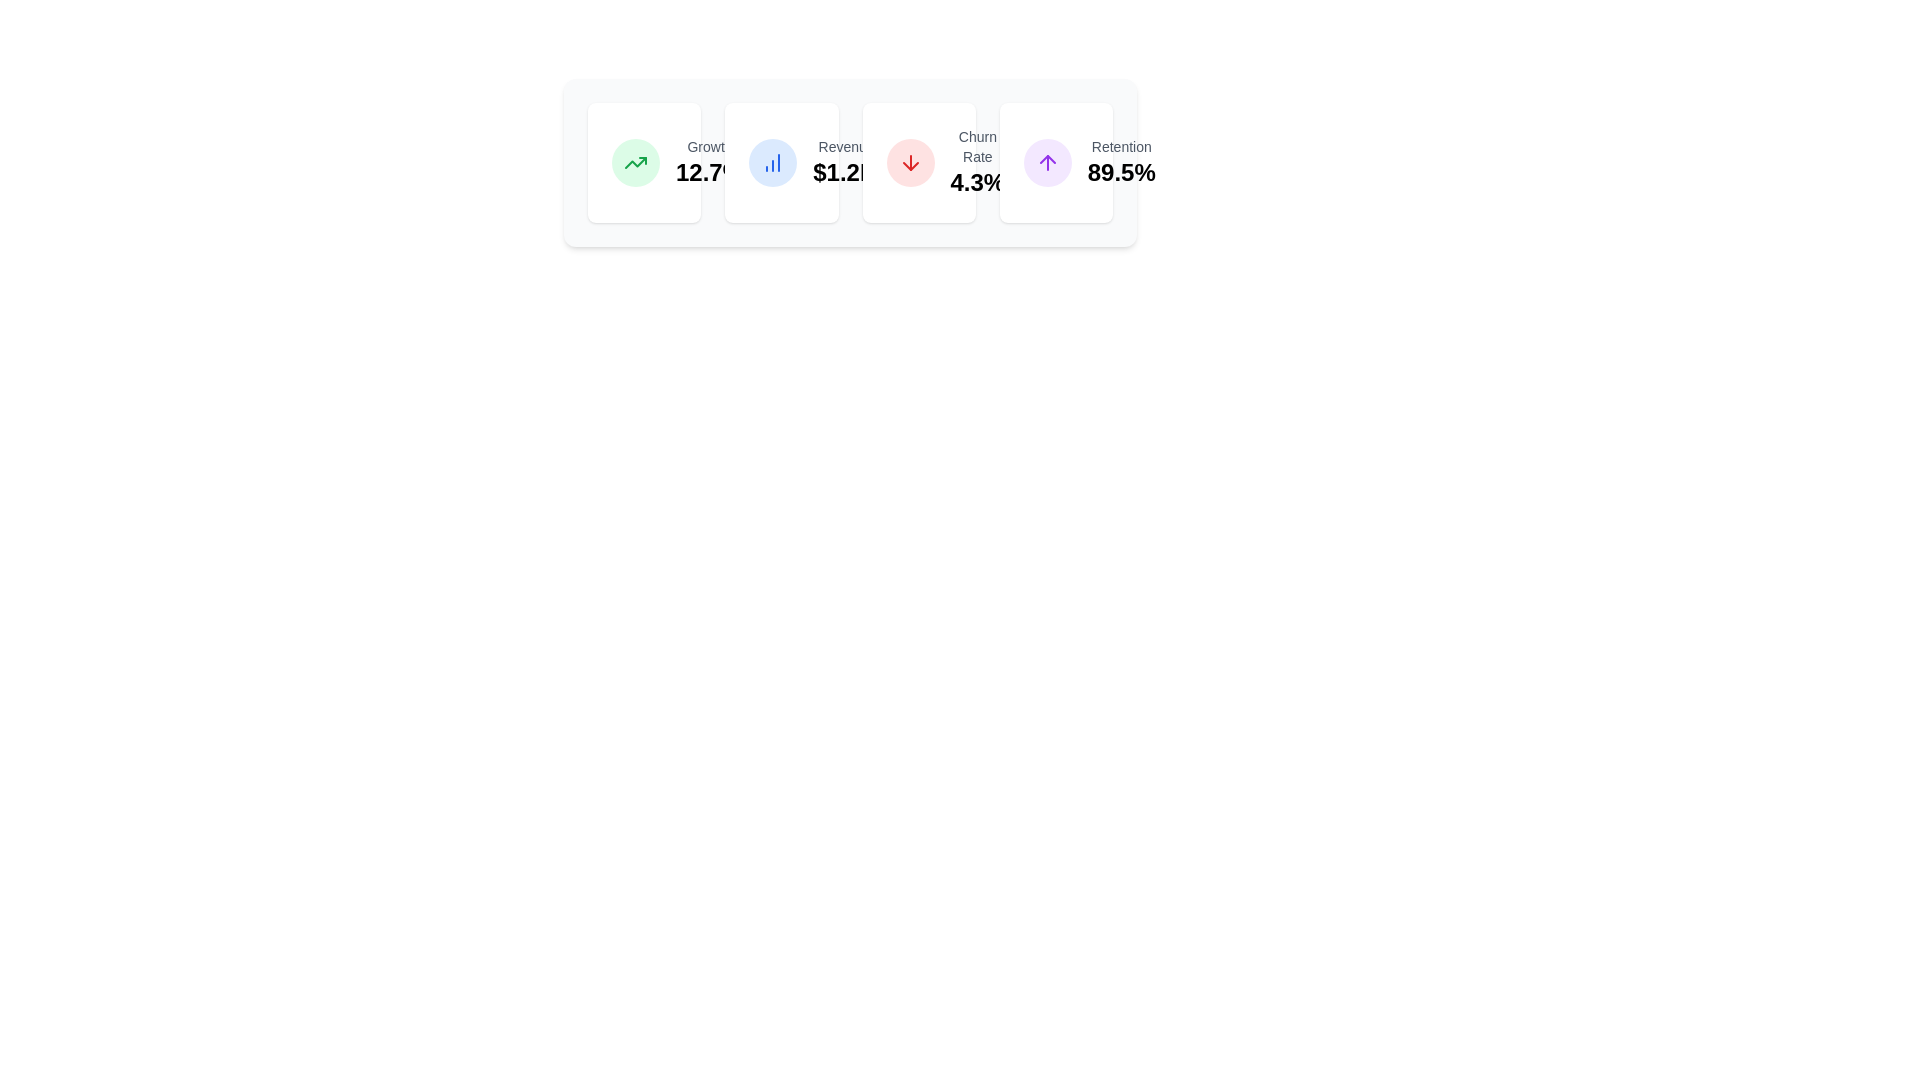 The width and height of the screenshot is (1920, 1080). I want to click on value displayed in the prominent text element showing '4.3%' within the Churn Rate card, which is positioned below the label 'Churn Rate', so click(977, 182).